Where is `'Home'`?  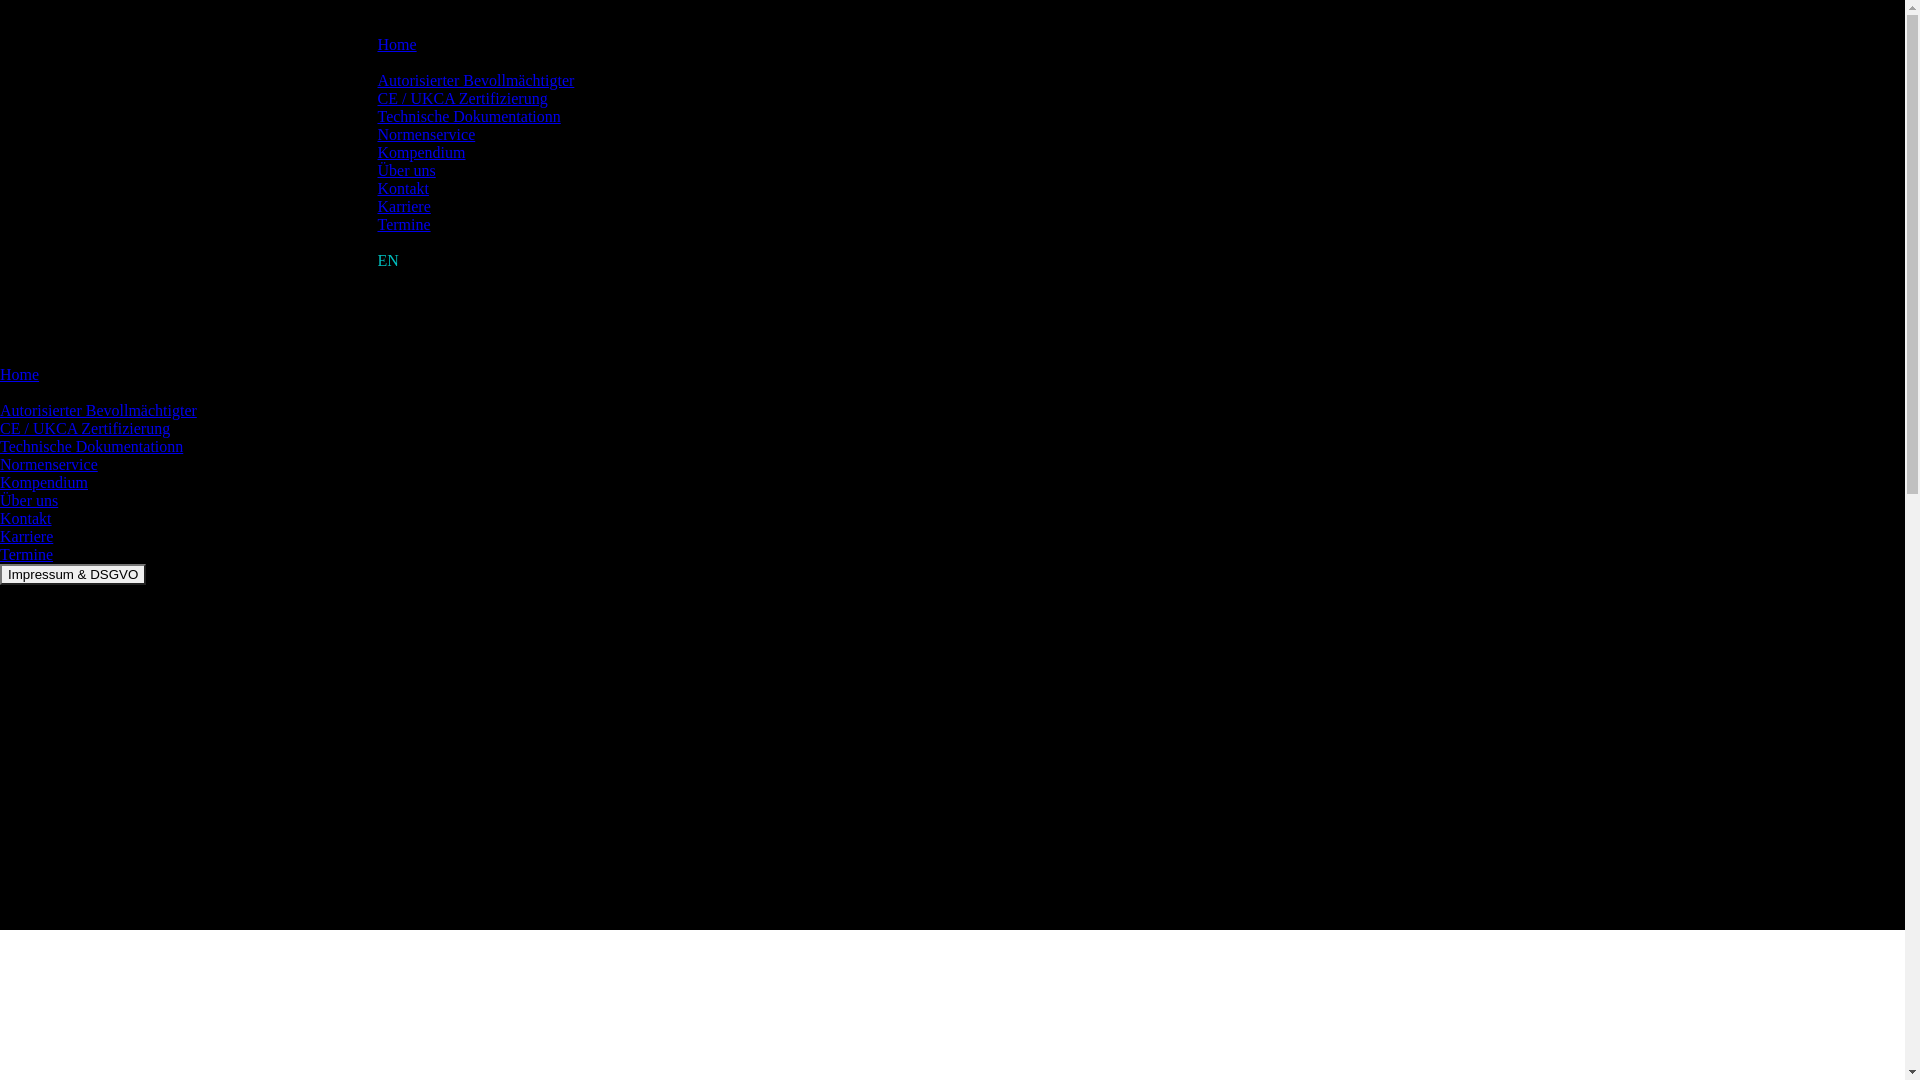 'Home' is located at coordinates (378, 44).